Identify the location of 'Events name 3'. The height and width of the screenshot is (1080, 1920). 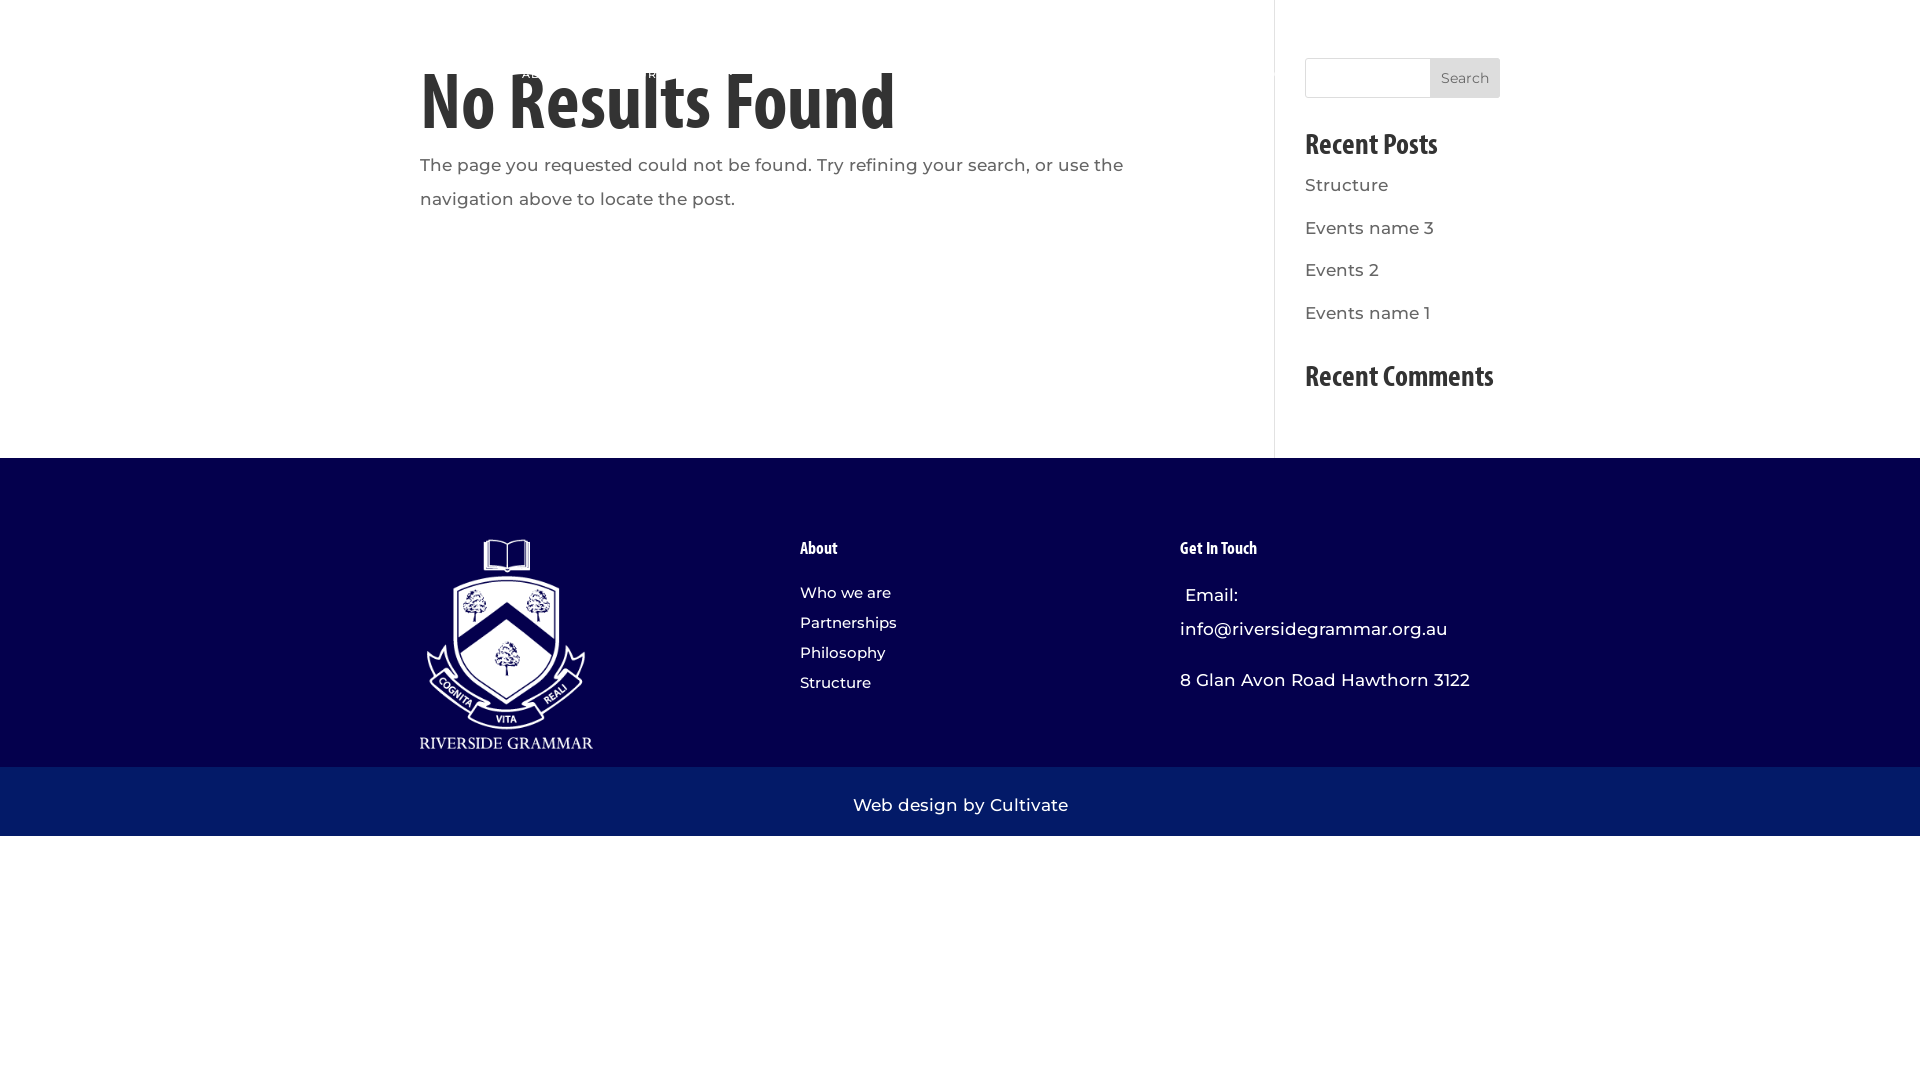
(1368, 226).